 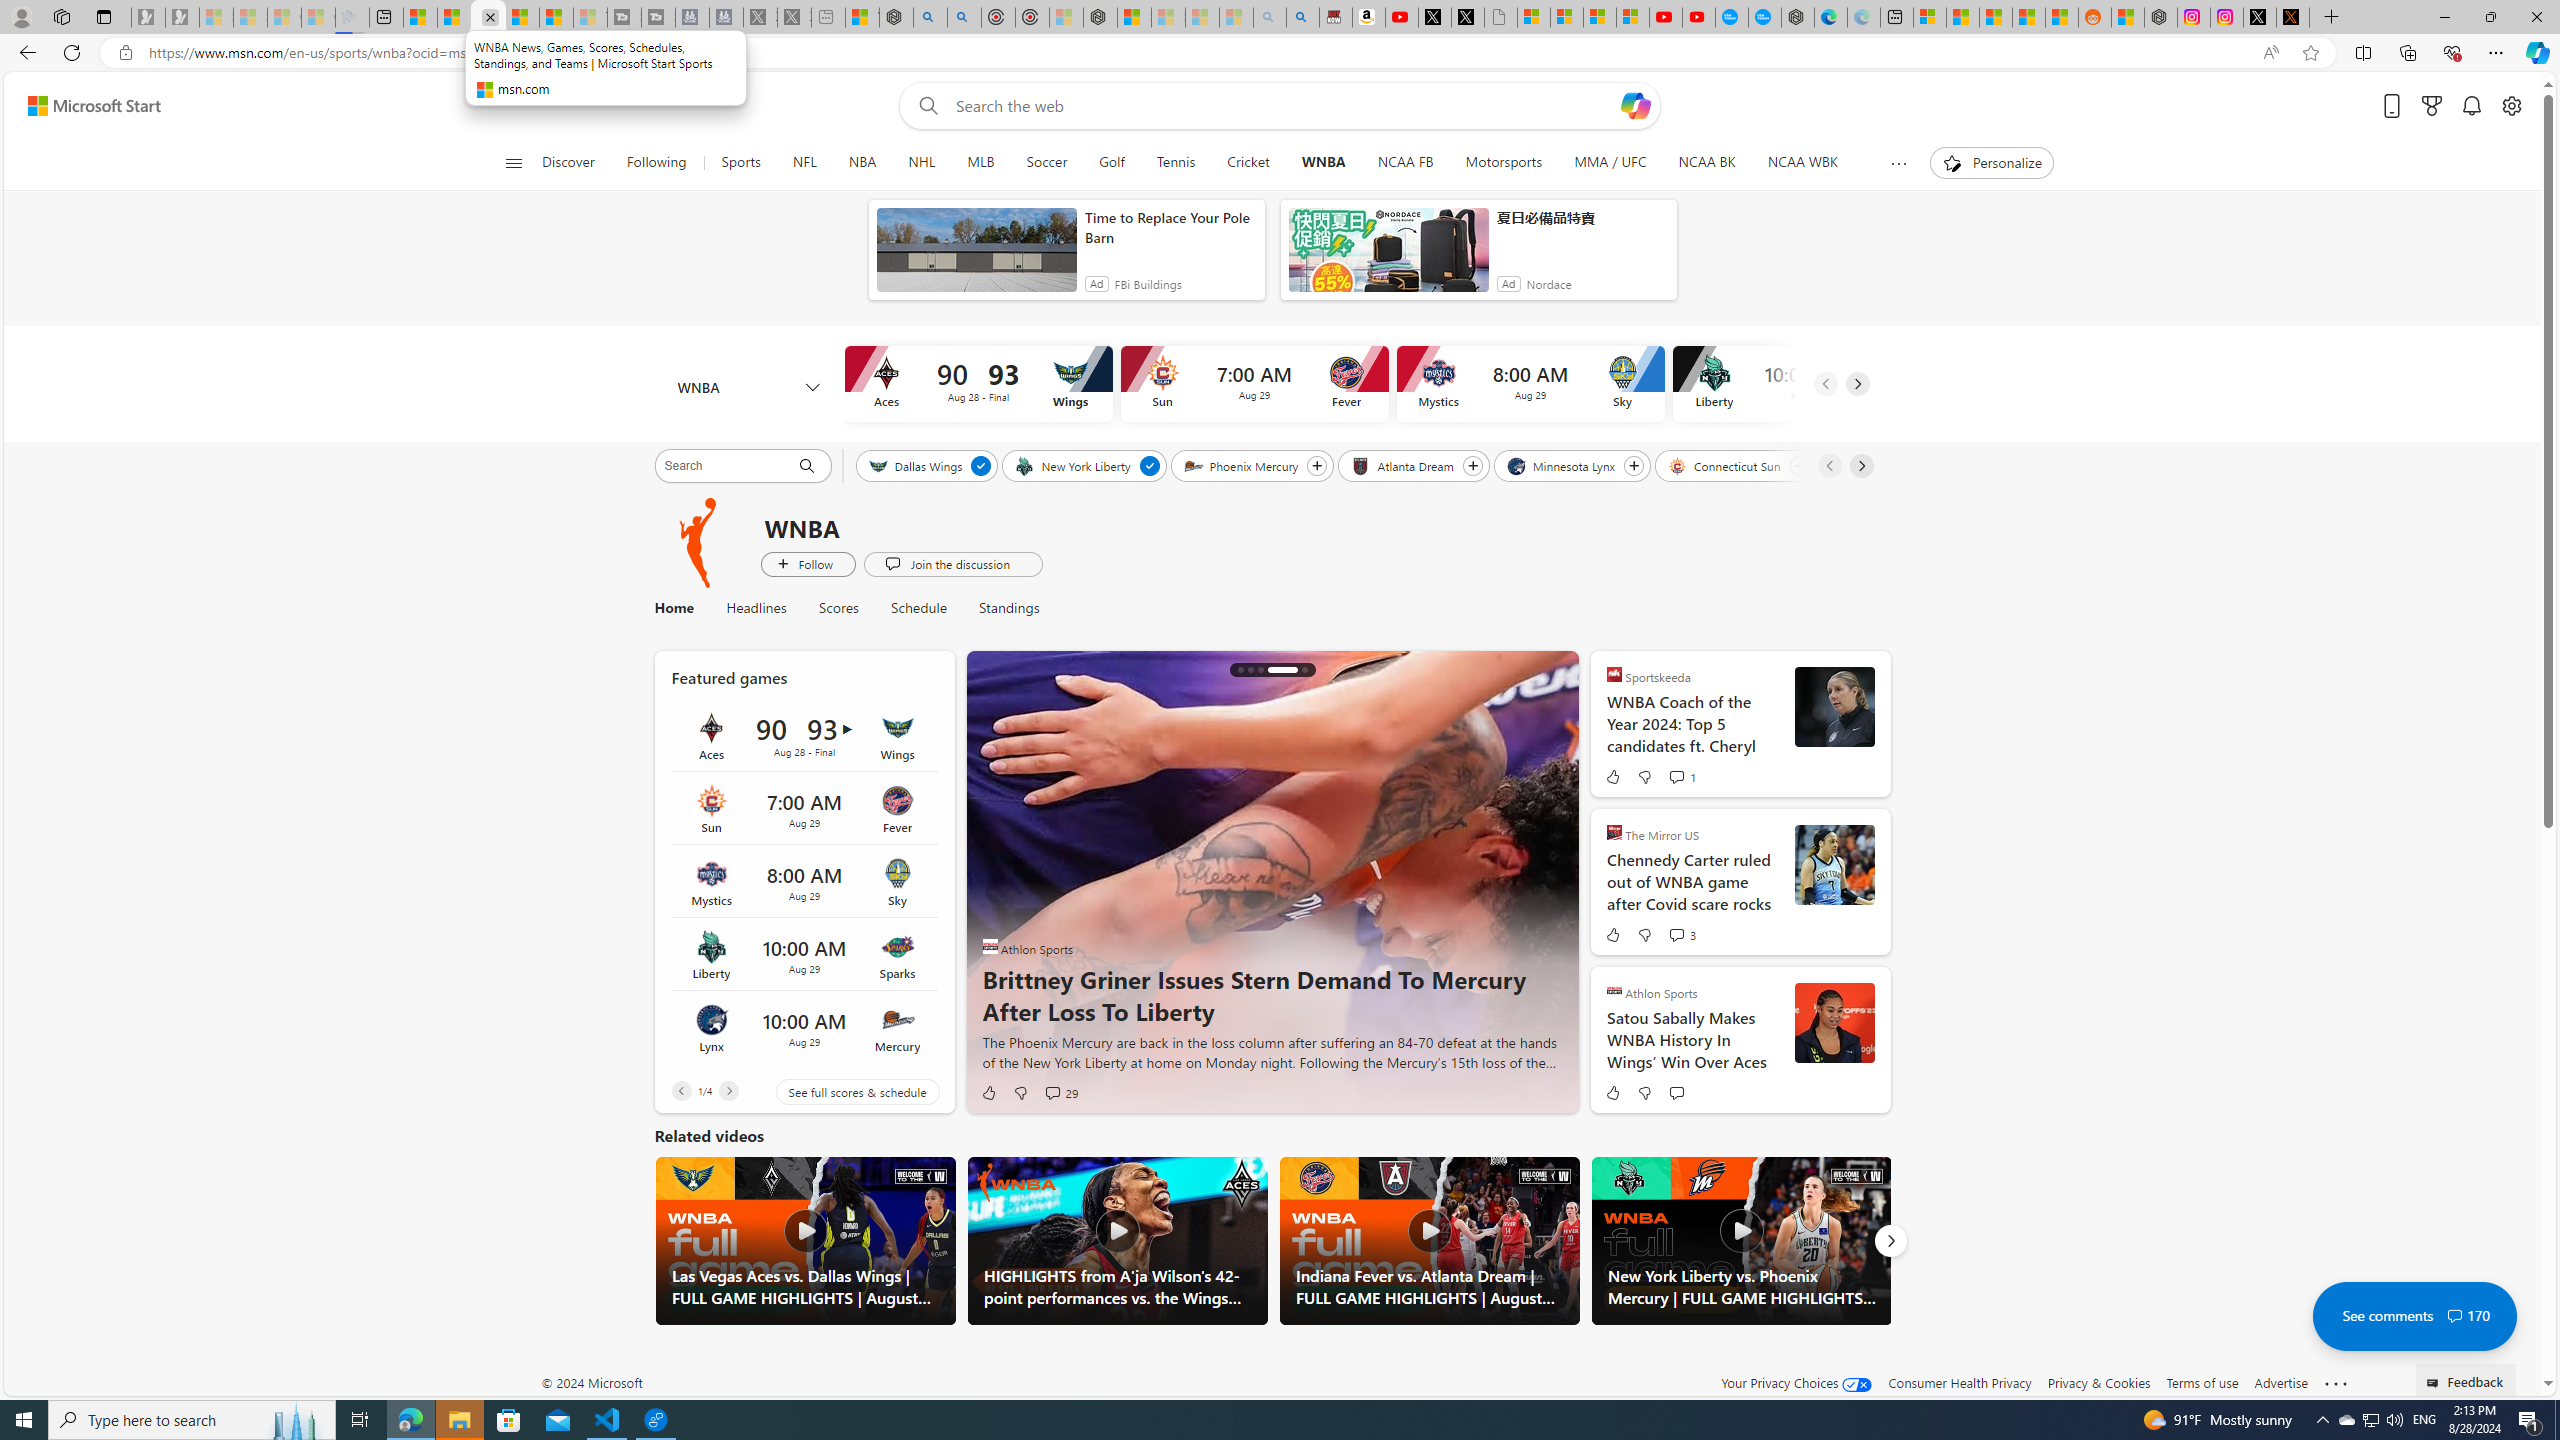 What do you see at coordinates (1994, 16) in the screenshot?
I see `'Shanghai, China hourly forecast | Microsoft Weather'` at bounding box center [1994, 16].